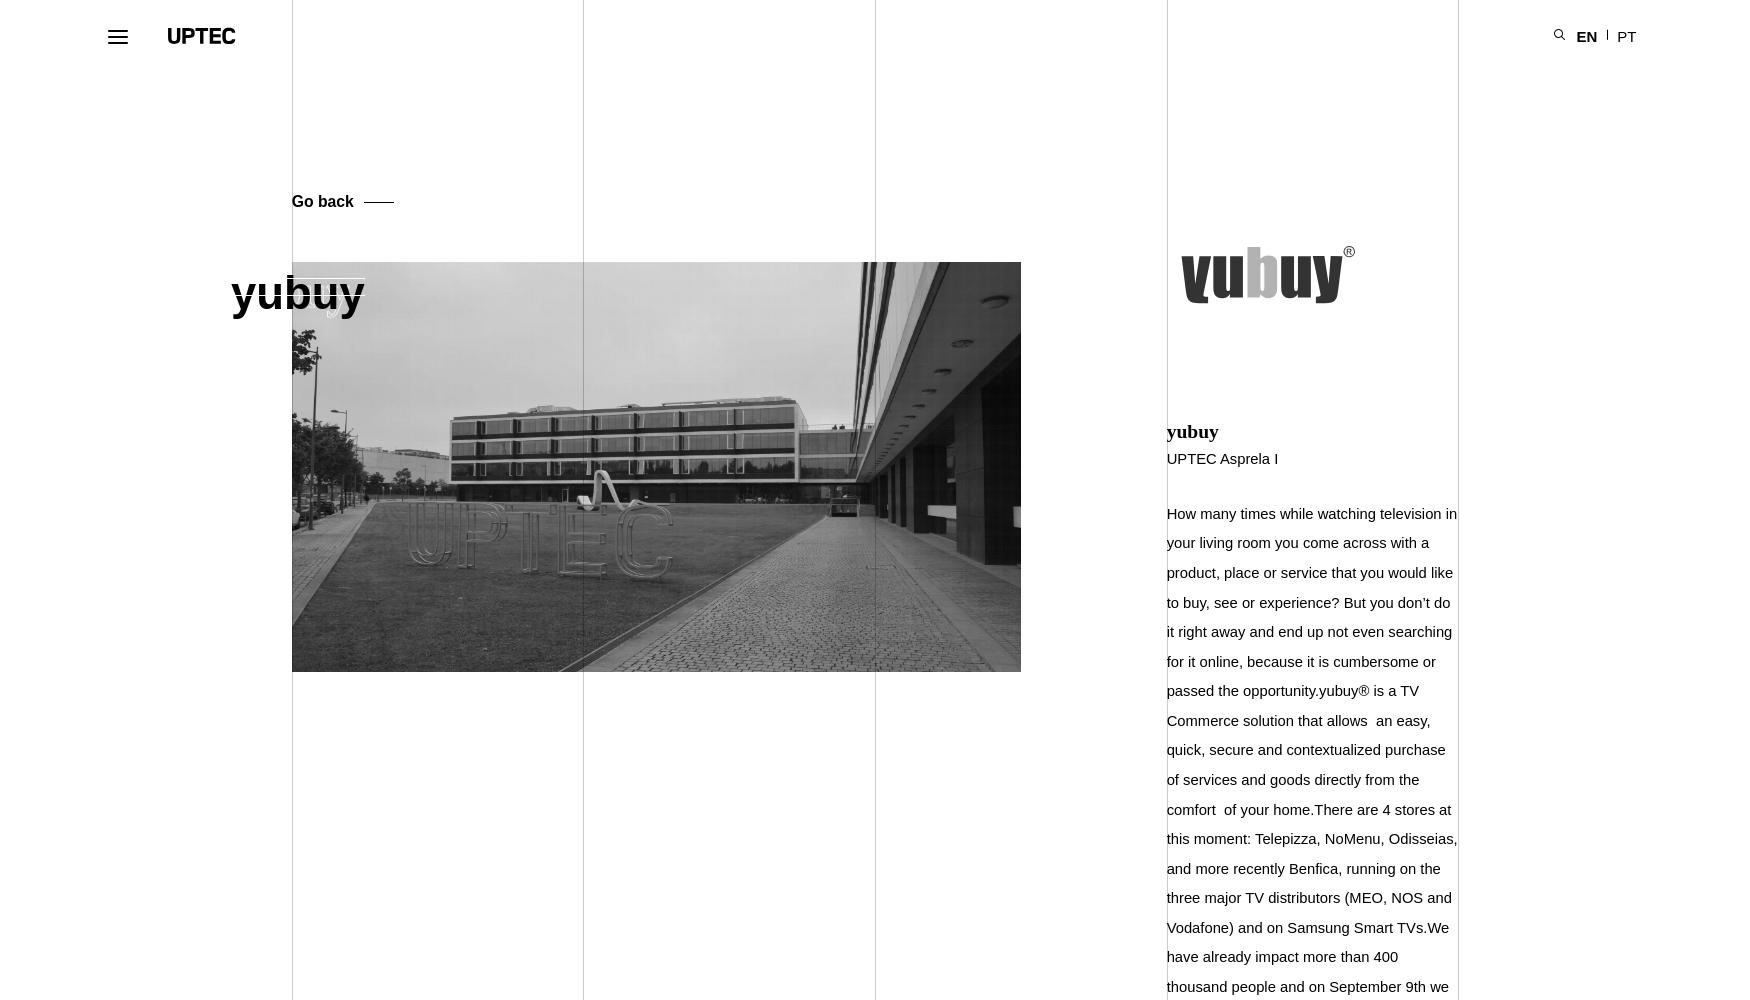 Image resolution: width=1750 pixels, height=1000 pixels. Describe the element at coordinates (1246, 886) in the screenshot. I see `'geral@uptec.up.pt'` at that location.